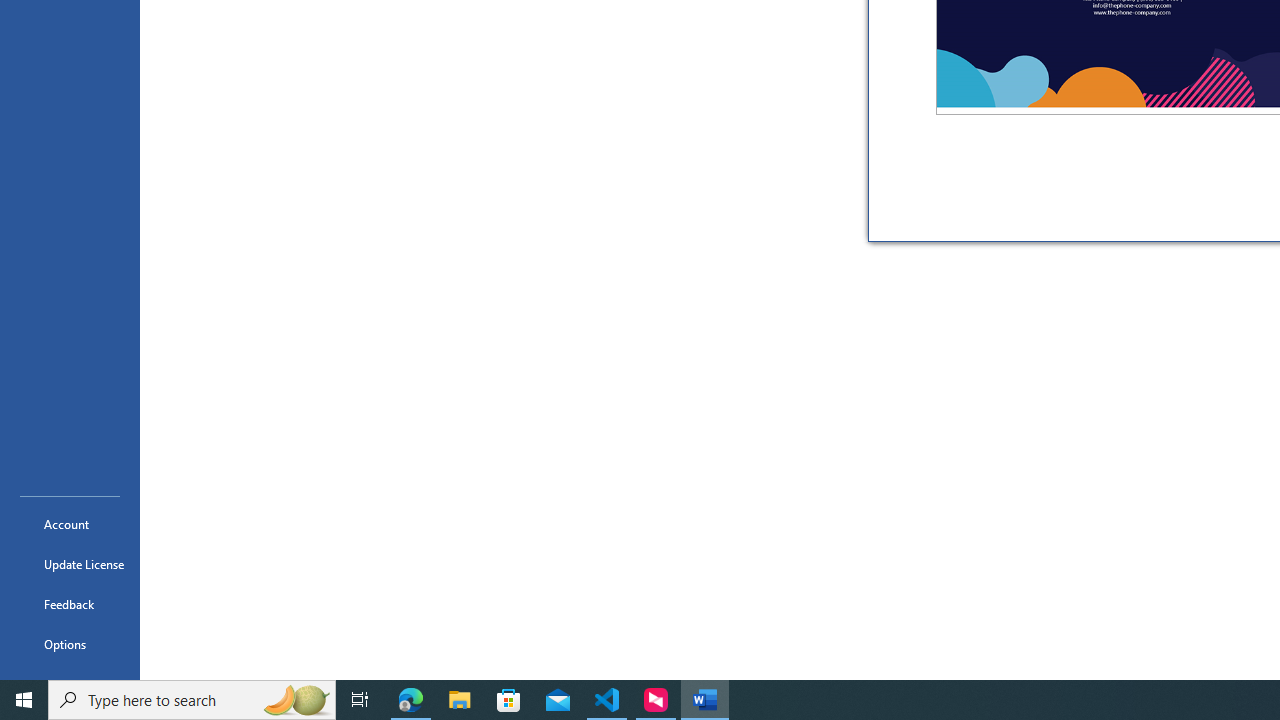 This screenshot has width=1280, height=720. What do you see at coordinates (705, 698) in the screenshot?
I see `'Word - 1 running window'` at bounding box center [705, 698].